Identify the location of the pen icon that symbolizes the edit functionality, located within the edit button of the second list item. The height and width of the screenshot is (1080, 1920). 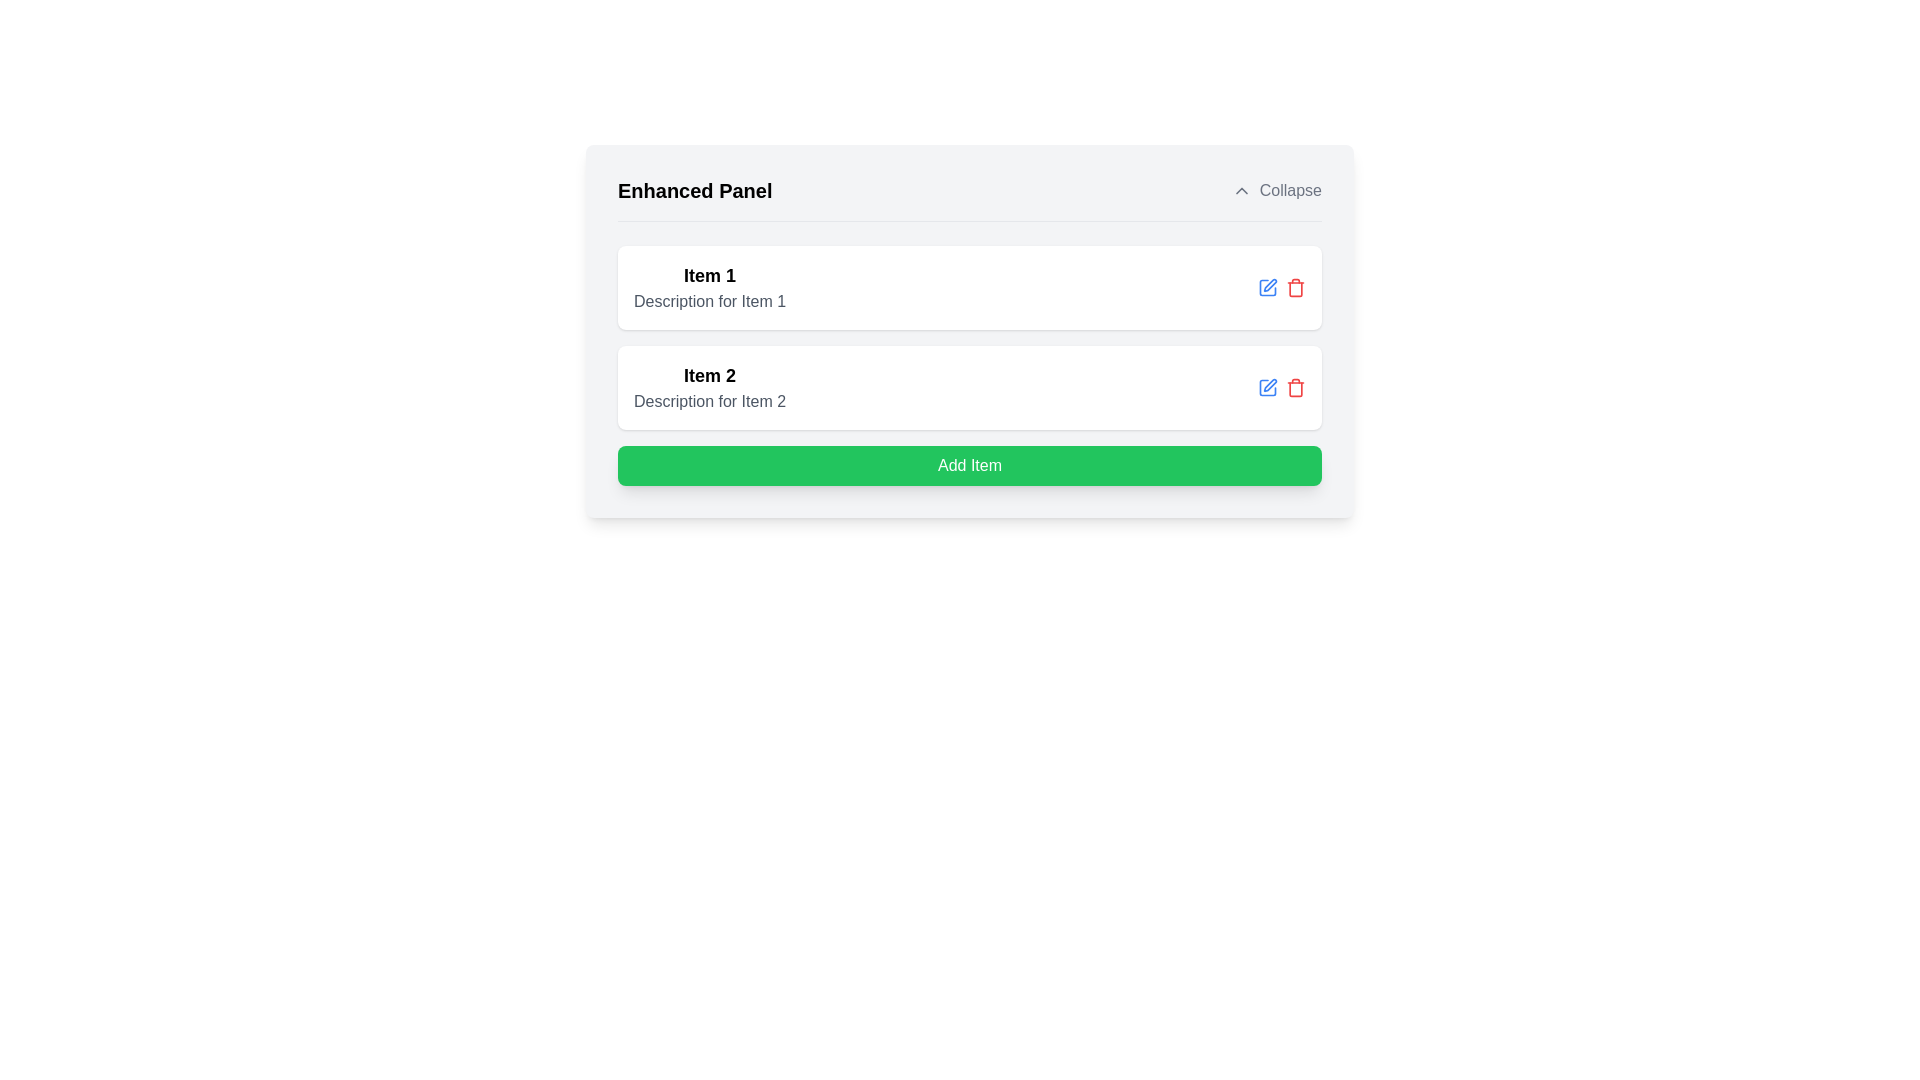
(1269, 385).